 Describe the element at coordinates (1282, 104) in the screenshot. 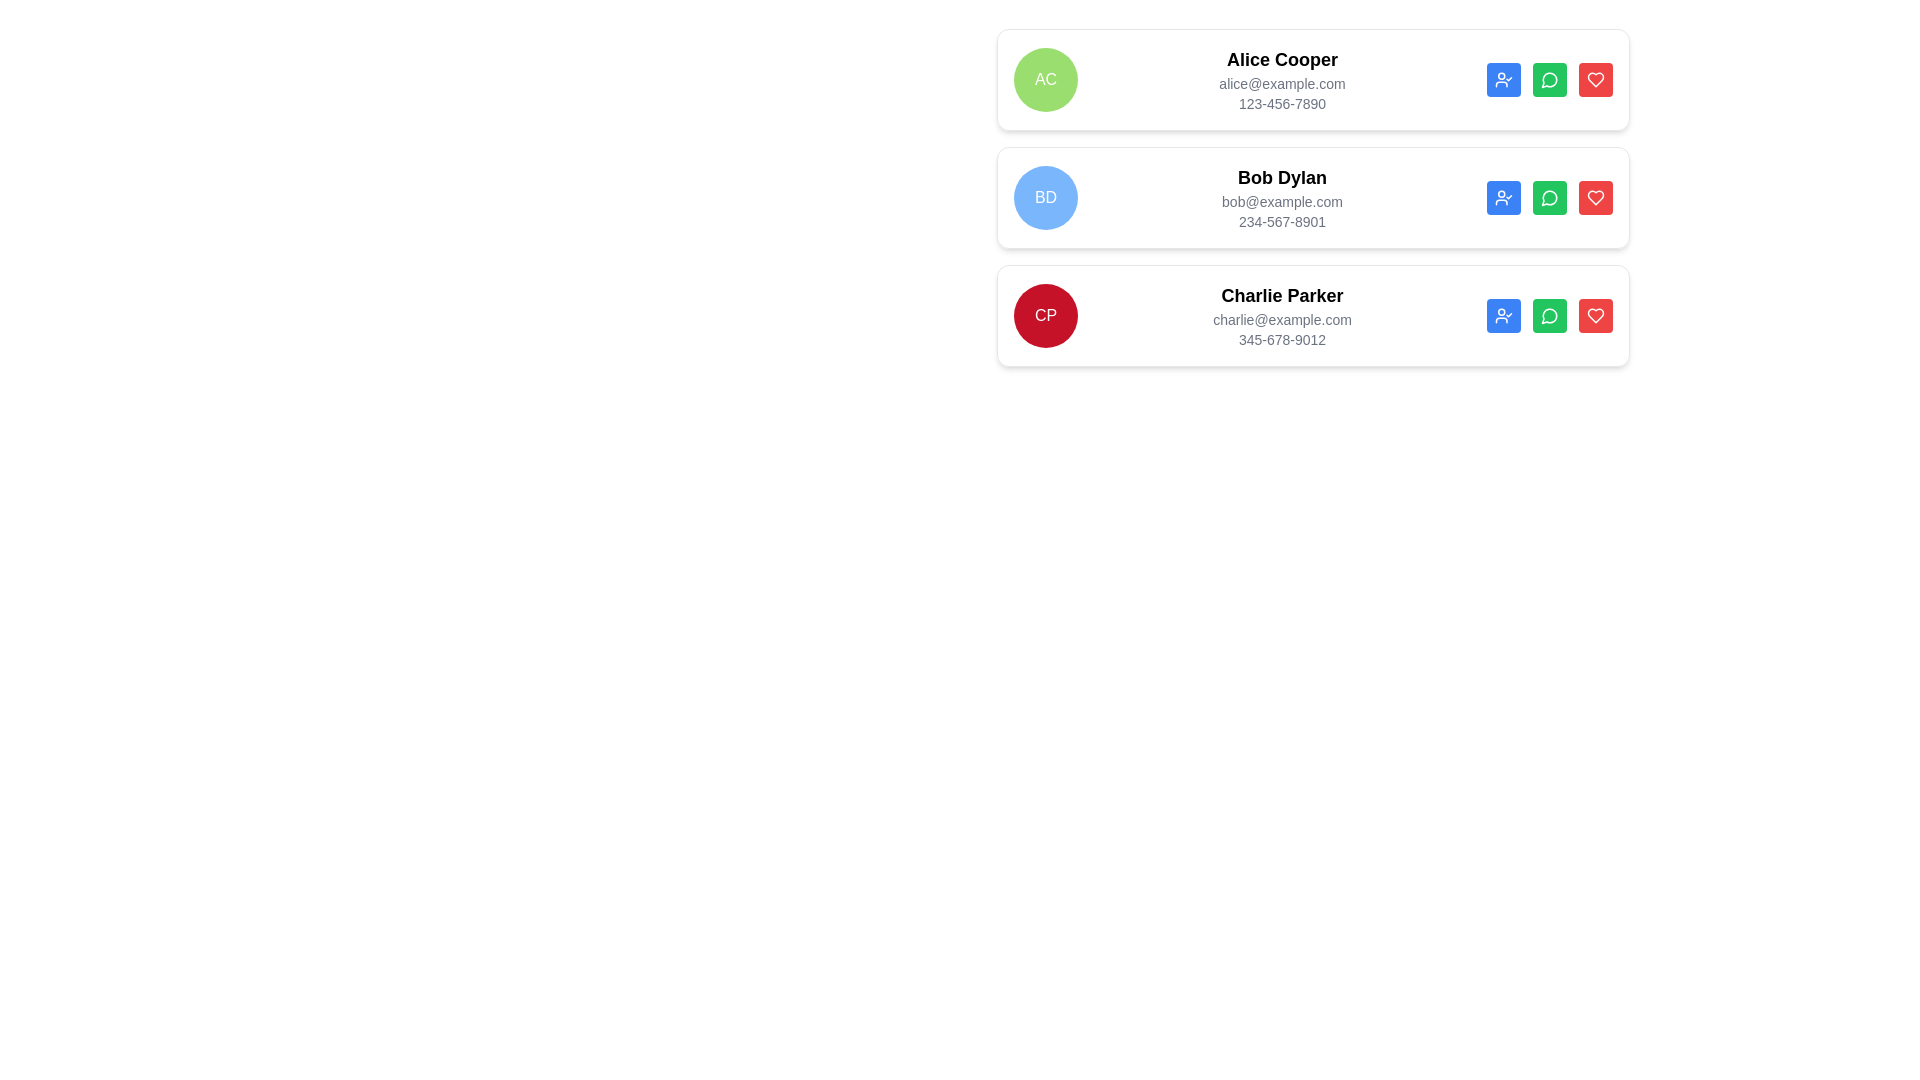

I see `the text label displaying the phone number '123-456-7890', which is styled in a small gray font and located beneath the email address 'alice@example.com'` at that location.